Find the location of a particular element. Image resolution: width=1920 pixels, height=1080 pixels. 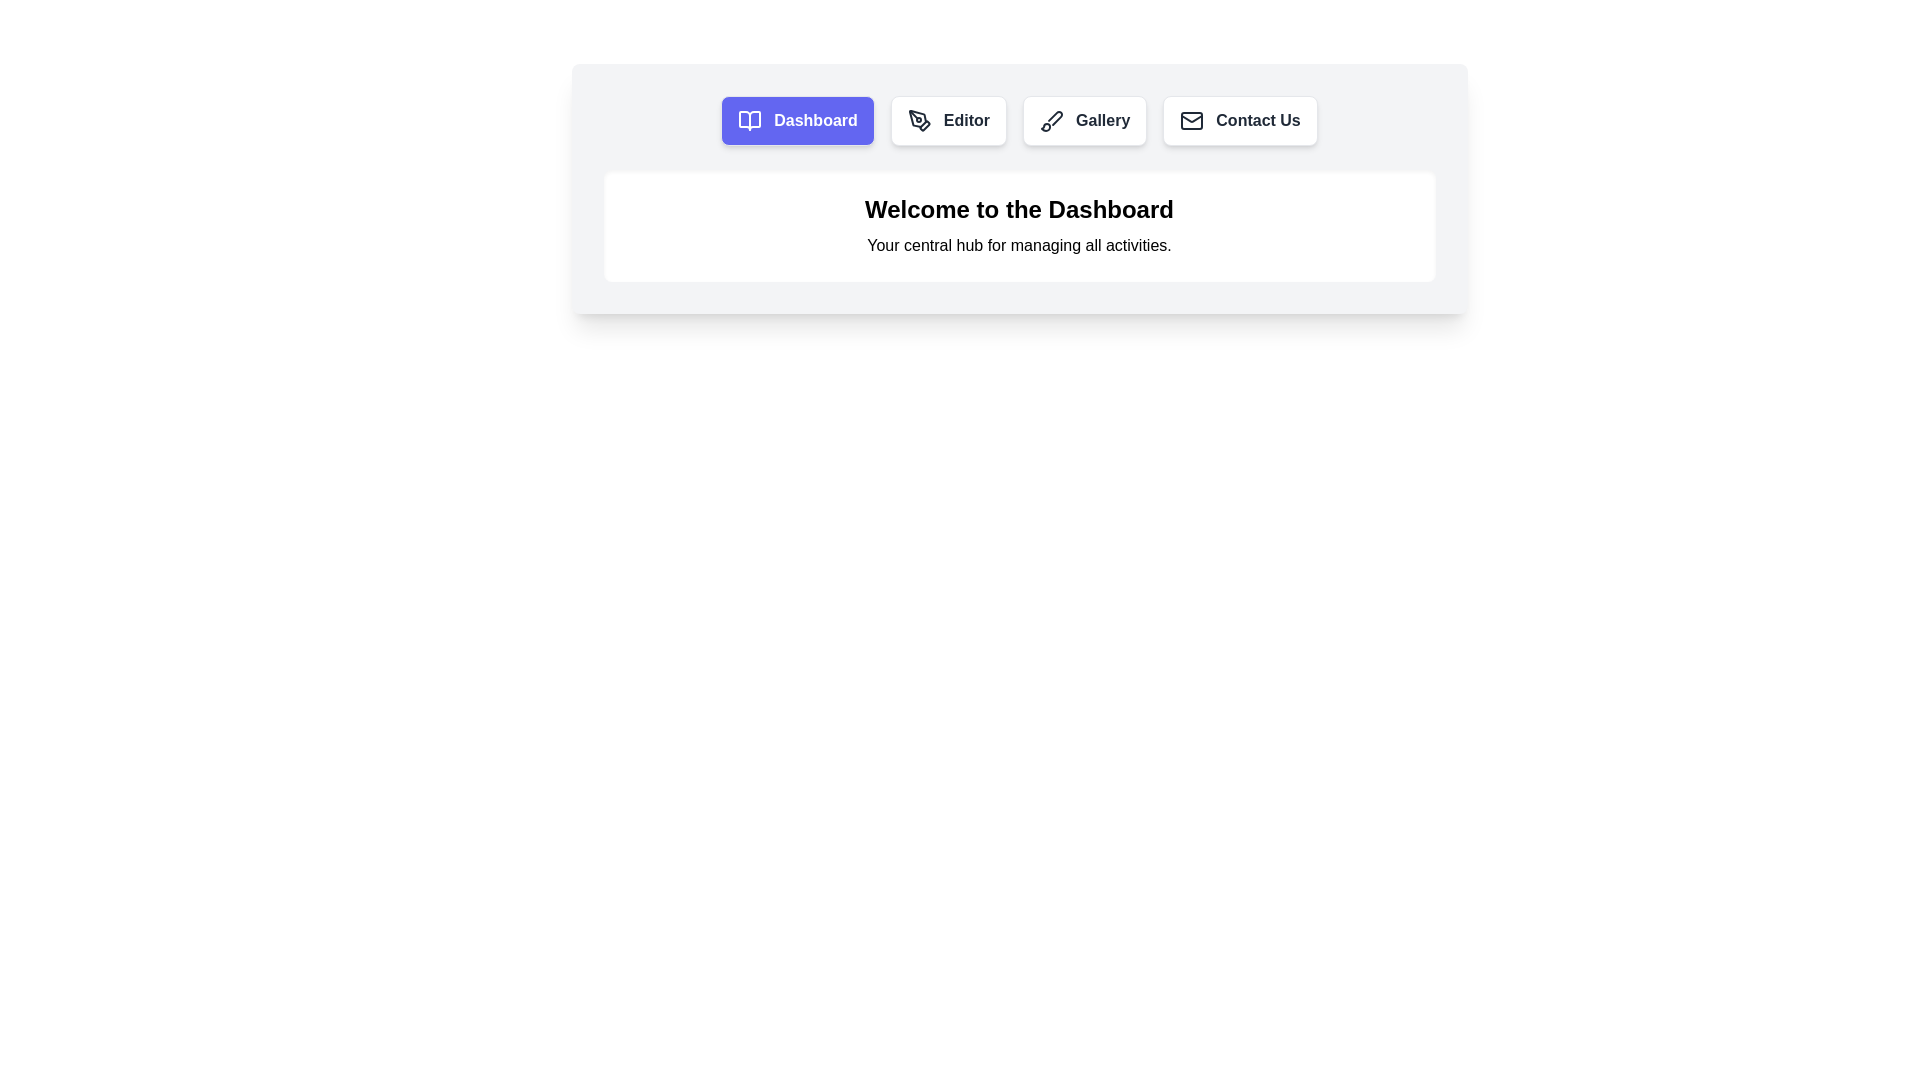

the decorative icon (SVG graphic) that enhances the visual appearance of the 'Dashboard' button, located at the far left of the button text is located at coordinates (749, 120).